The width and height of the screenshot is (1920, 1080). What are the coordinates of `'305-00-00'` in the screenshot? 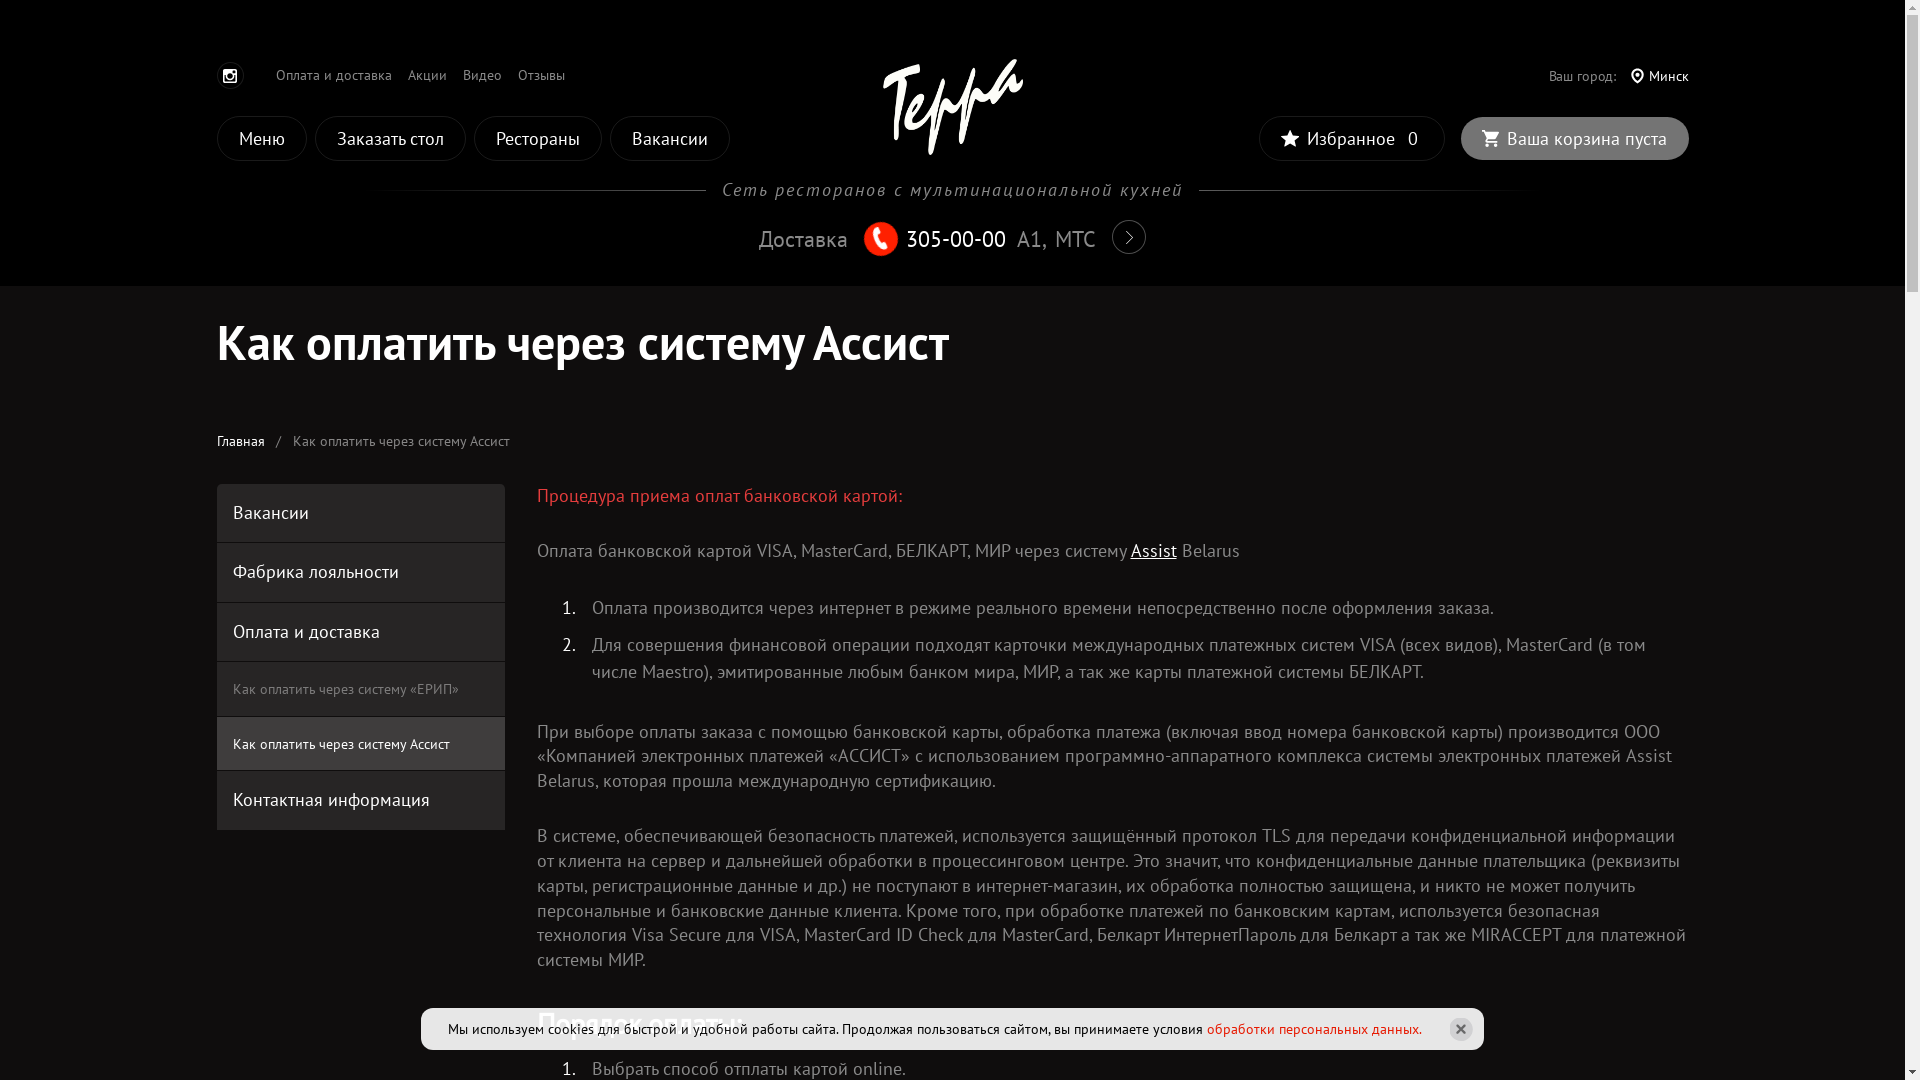 It's located at (954, 238).